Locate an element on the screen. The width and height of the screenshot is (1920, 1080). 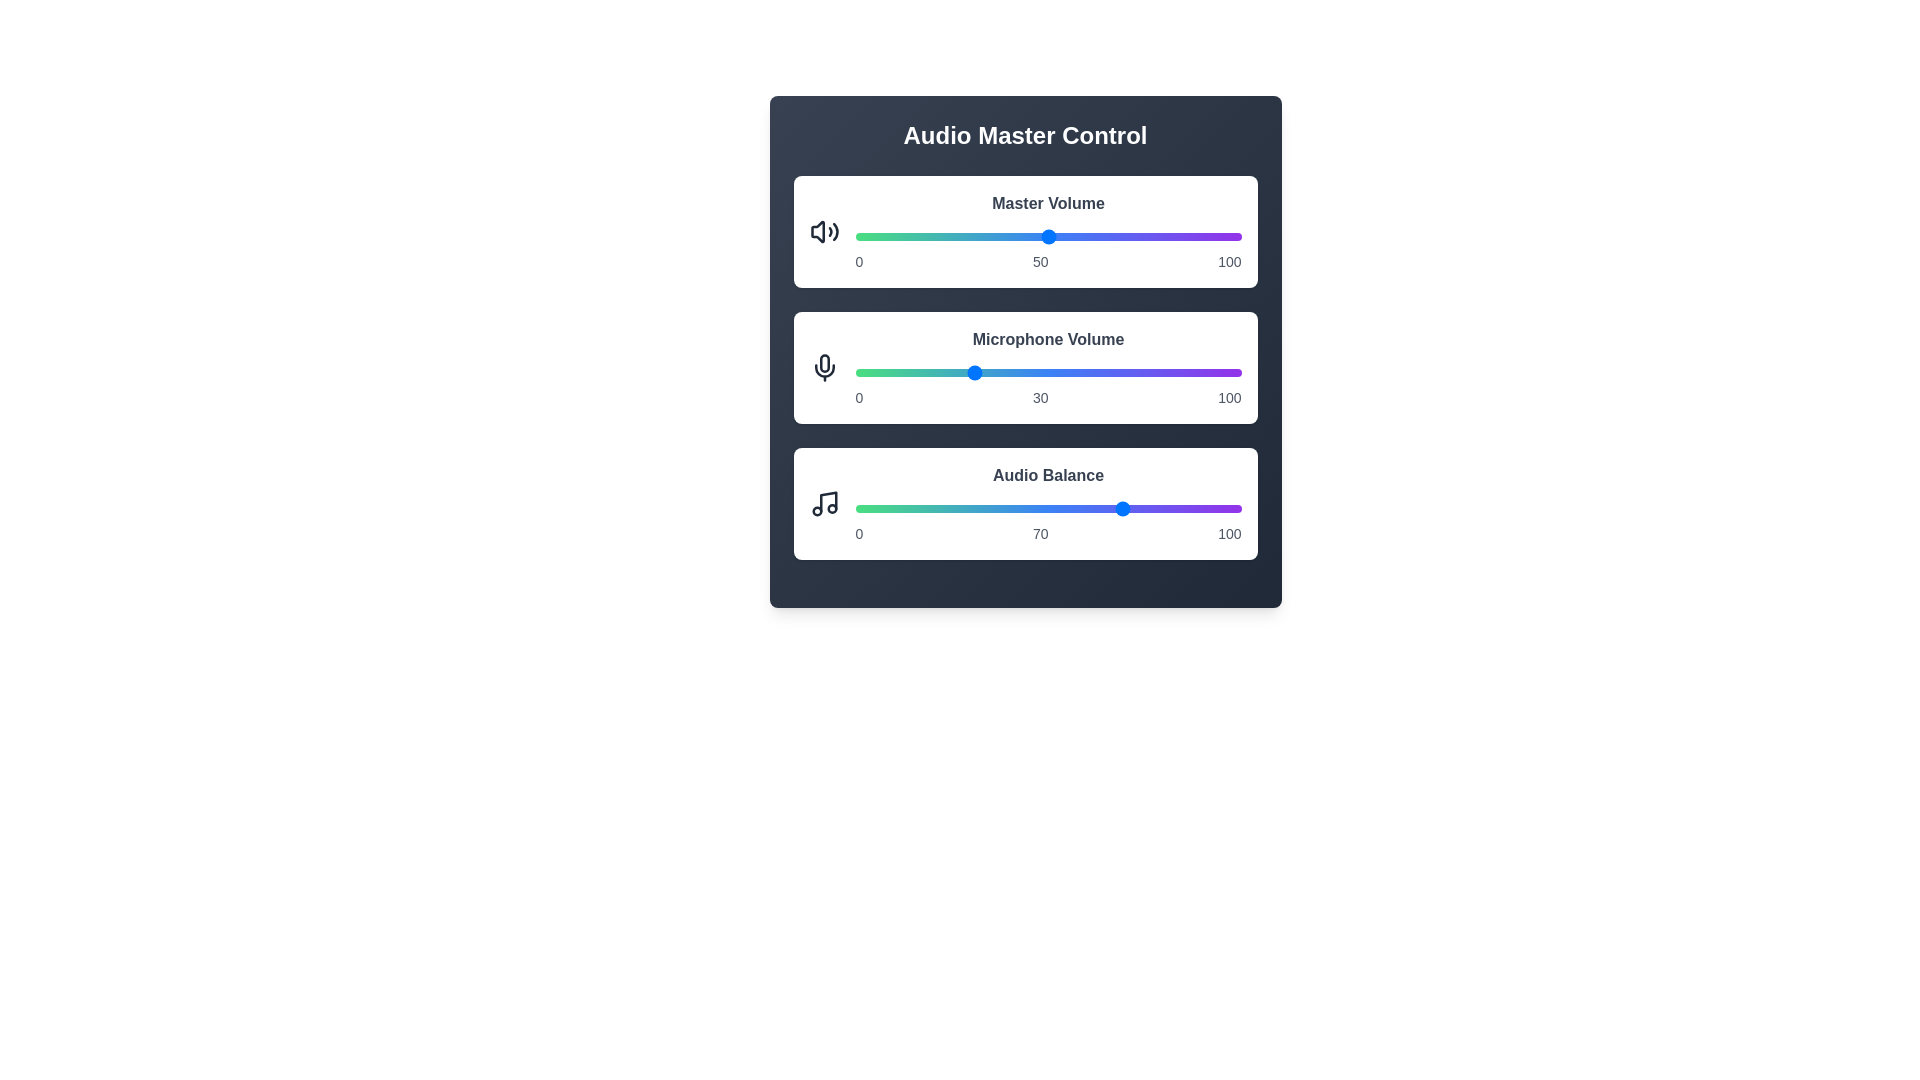
the Audio Balance slider to 81% is located at coordinates (1168, 508).